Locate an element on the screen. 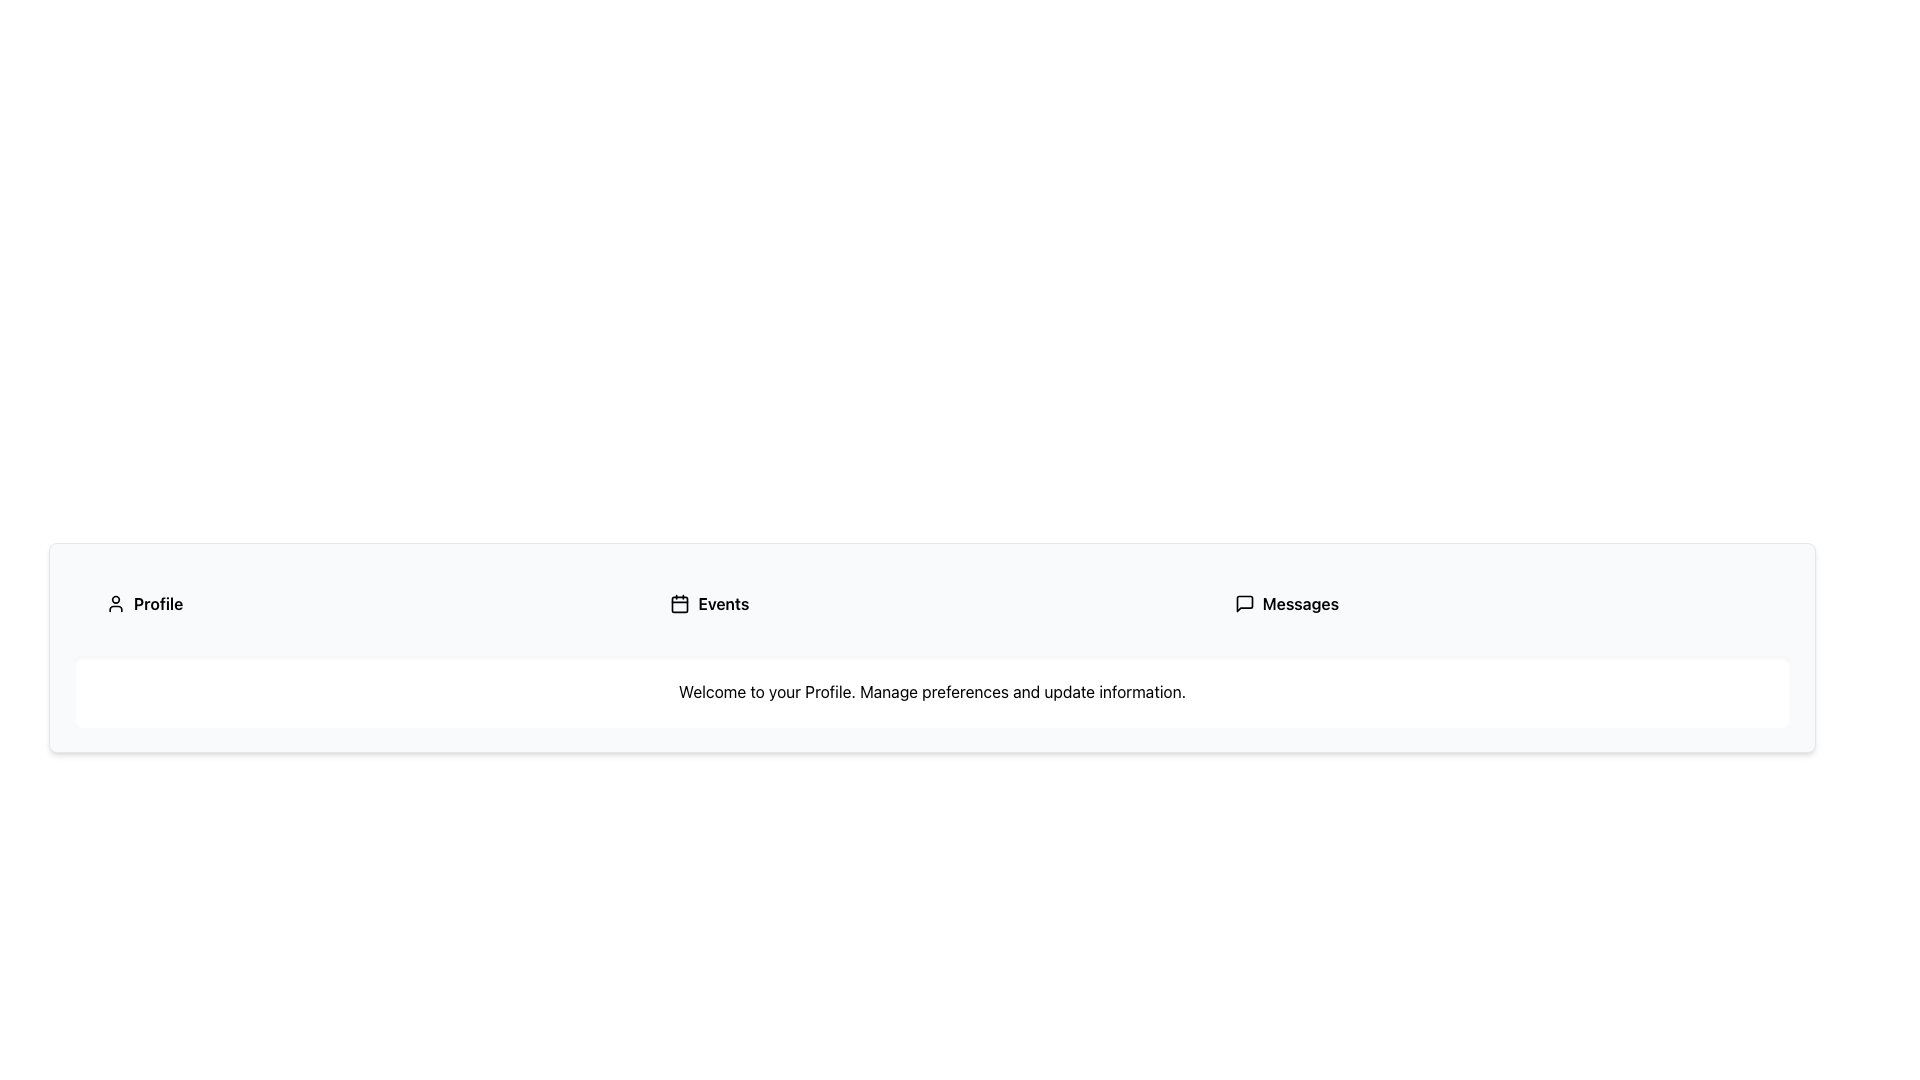  the appearance of the calendar icon, which is a rectangular shape with rounded corners located centrally aligned with the 'Events' label in the top horizontal menu is located at coordinates (680, 603).